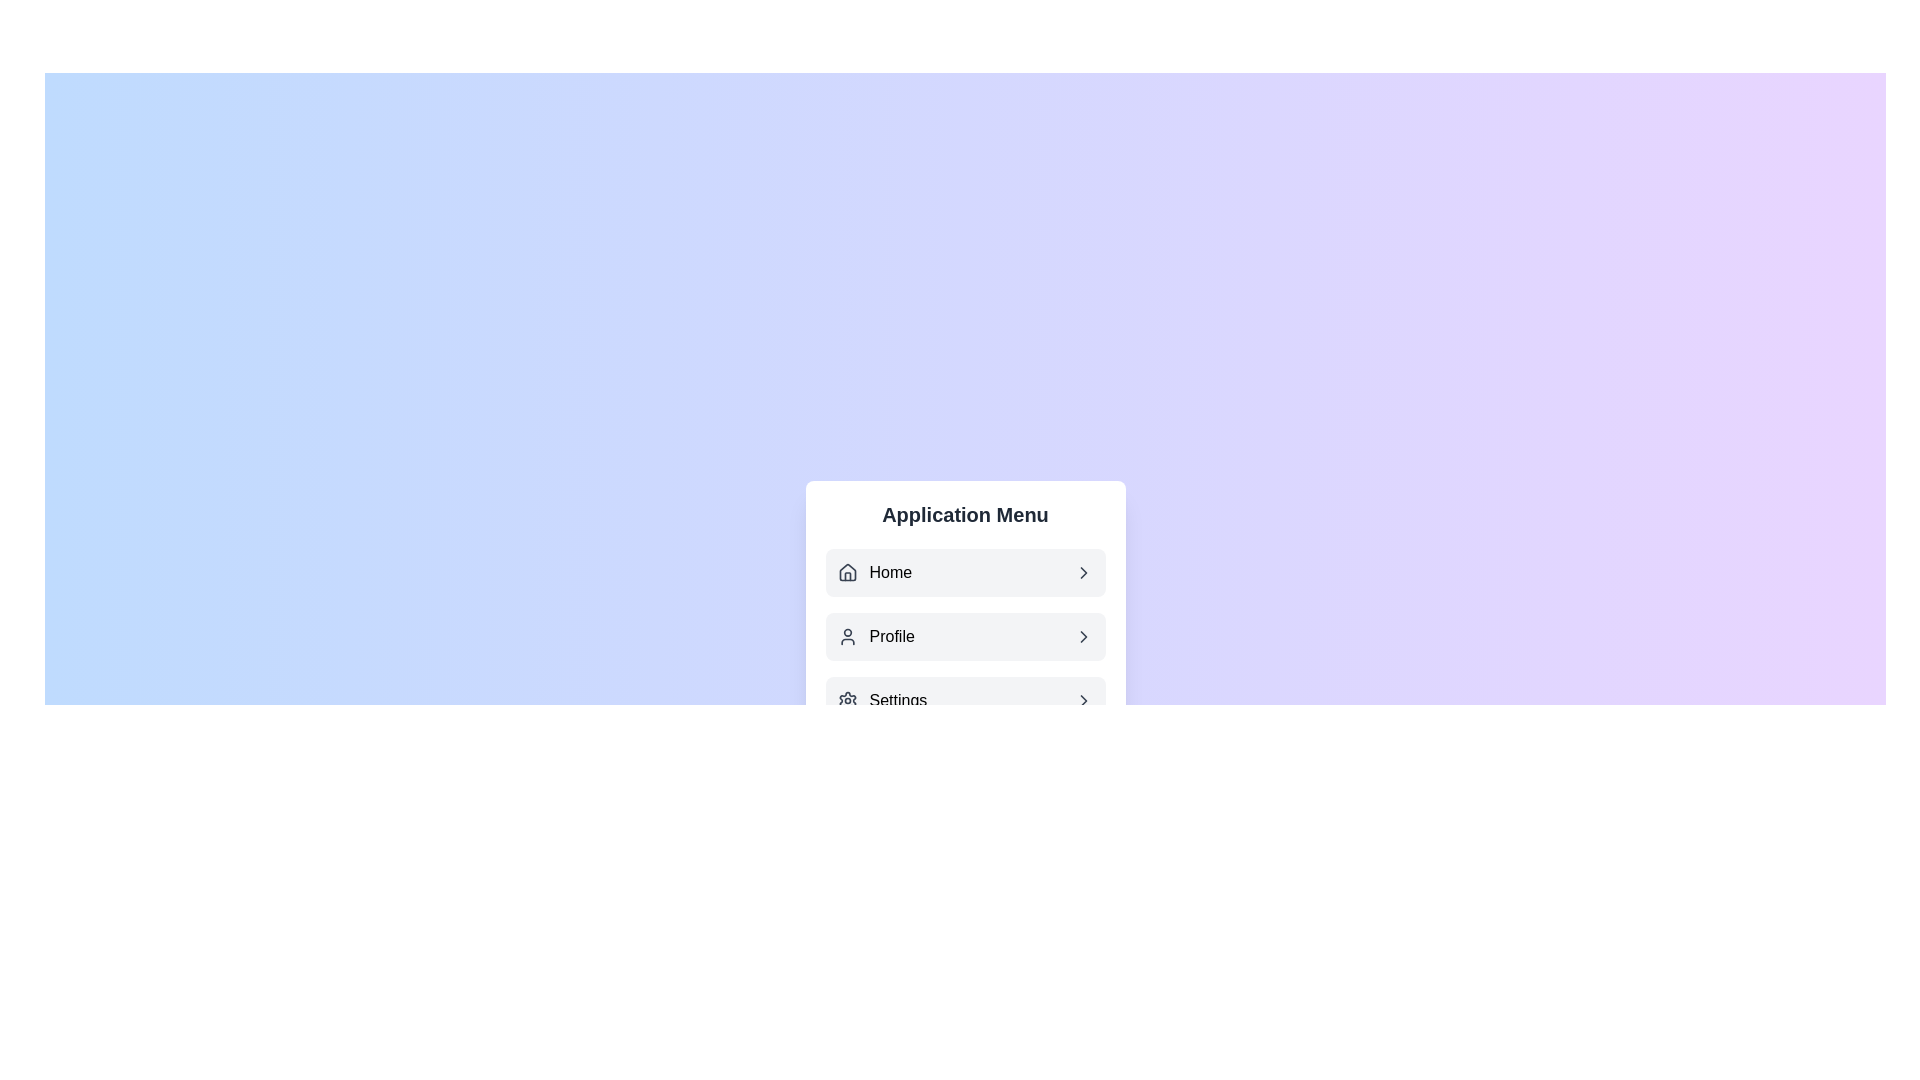 Image resolution: width=1920 pixels, height=1080 pixels. What do you see at coordinates (847, 573) in the screenshot?
I see `the small house icon, which is outlined in dark gray and serves as a visual aid for the 'Home' navigation menu` at bounding box center [847, 573].